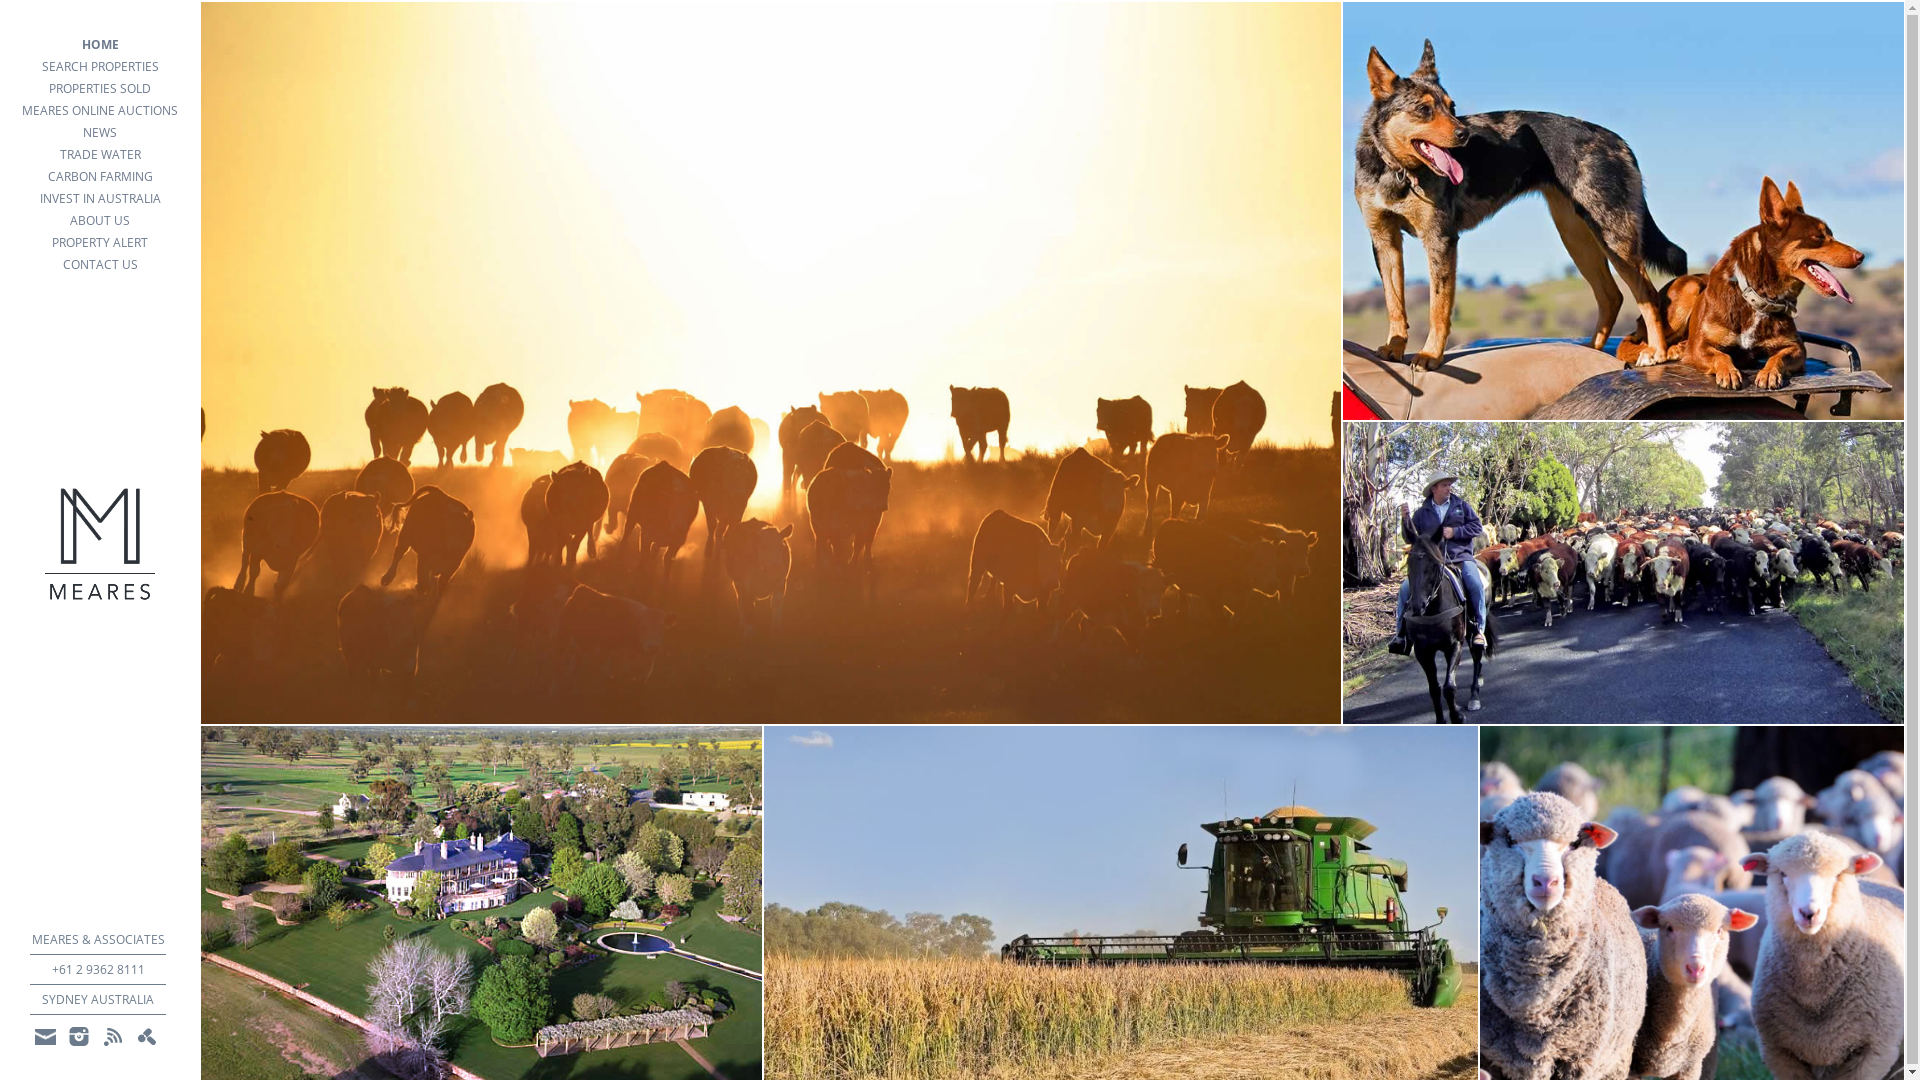 The image size is (1920, 1080). I want to click on 'MEARES ONLINE AUCTIONS', so click(99, 111).